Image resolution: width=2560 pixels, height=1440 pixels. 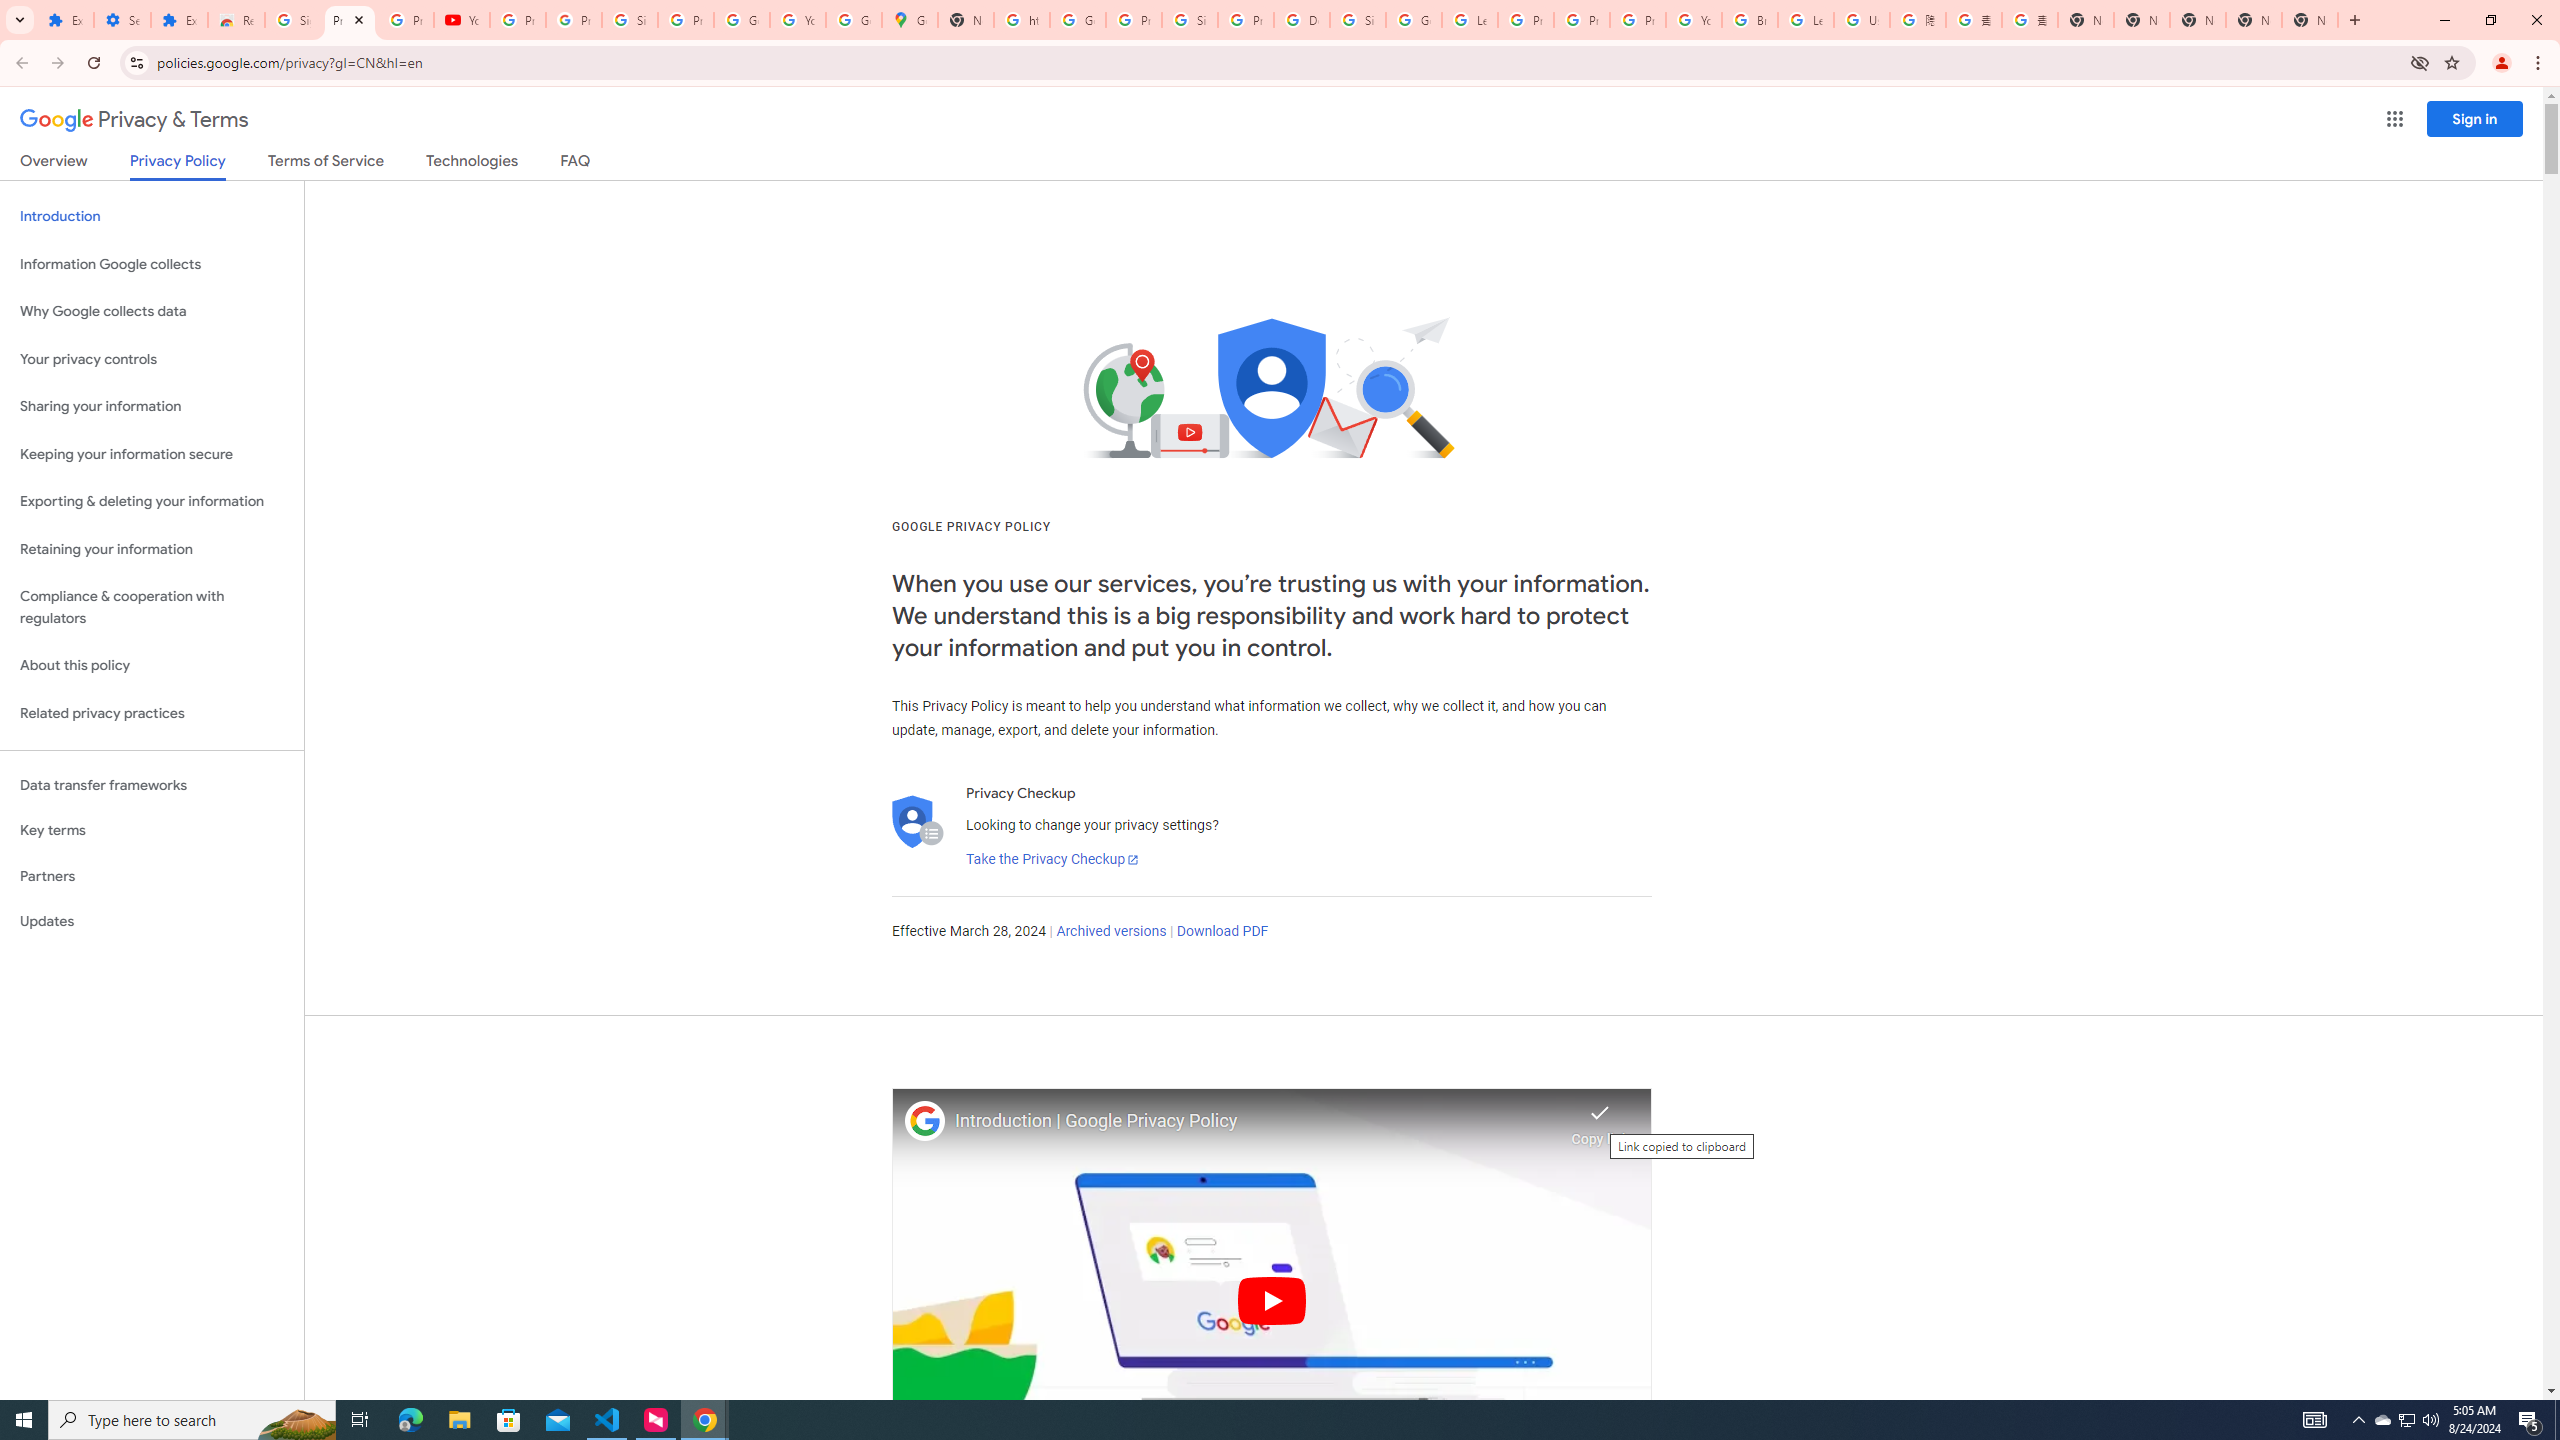 What do you see at coordinates (1022, 19) in the screenshot?
I see `'https://scholar.google.com/'` at bounding box center [1022, 19].